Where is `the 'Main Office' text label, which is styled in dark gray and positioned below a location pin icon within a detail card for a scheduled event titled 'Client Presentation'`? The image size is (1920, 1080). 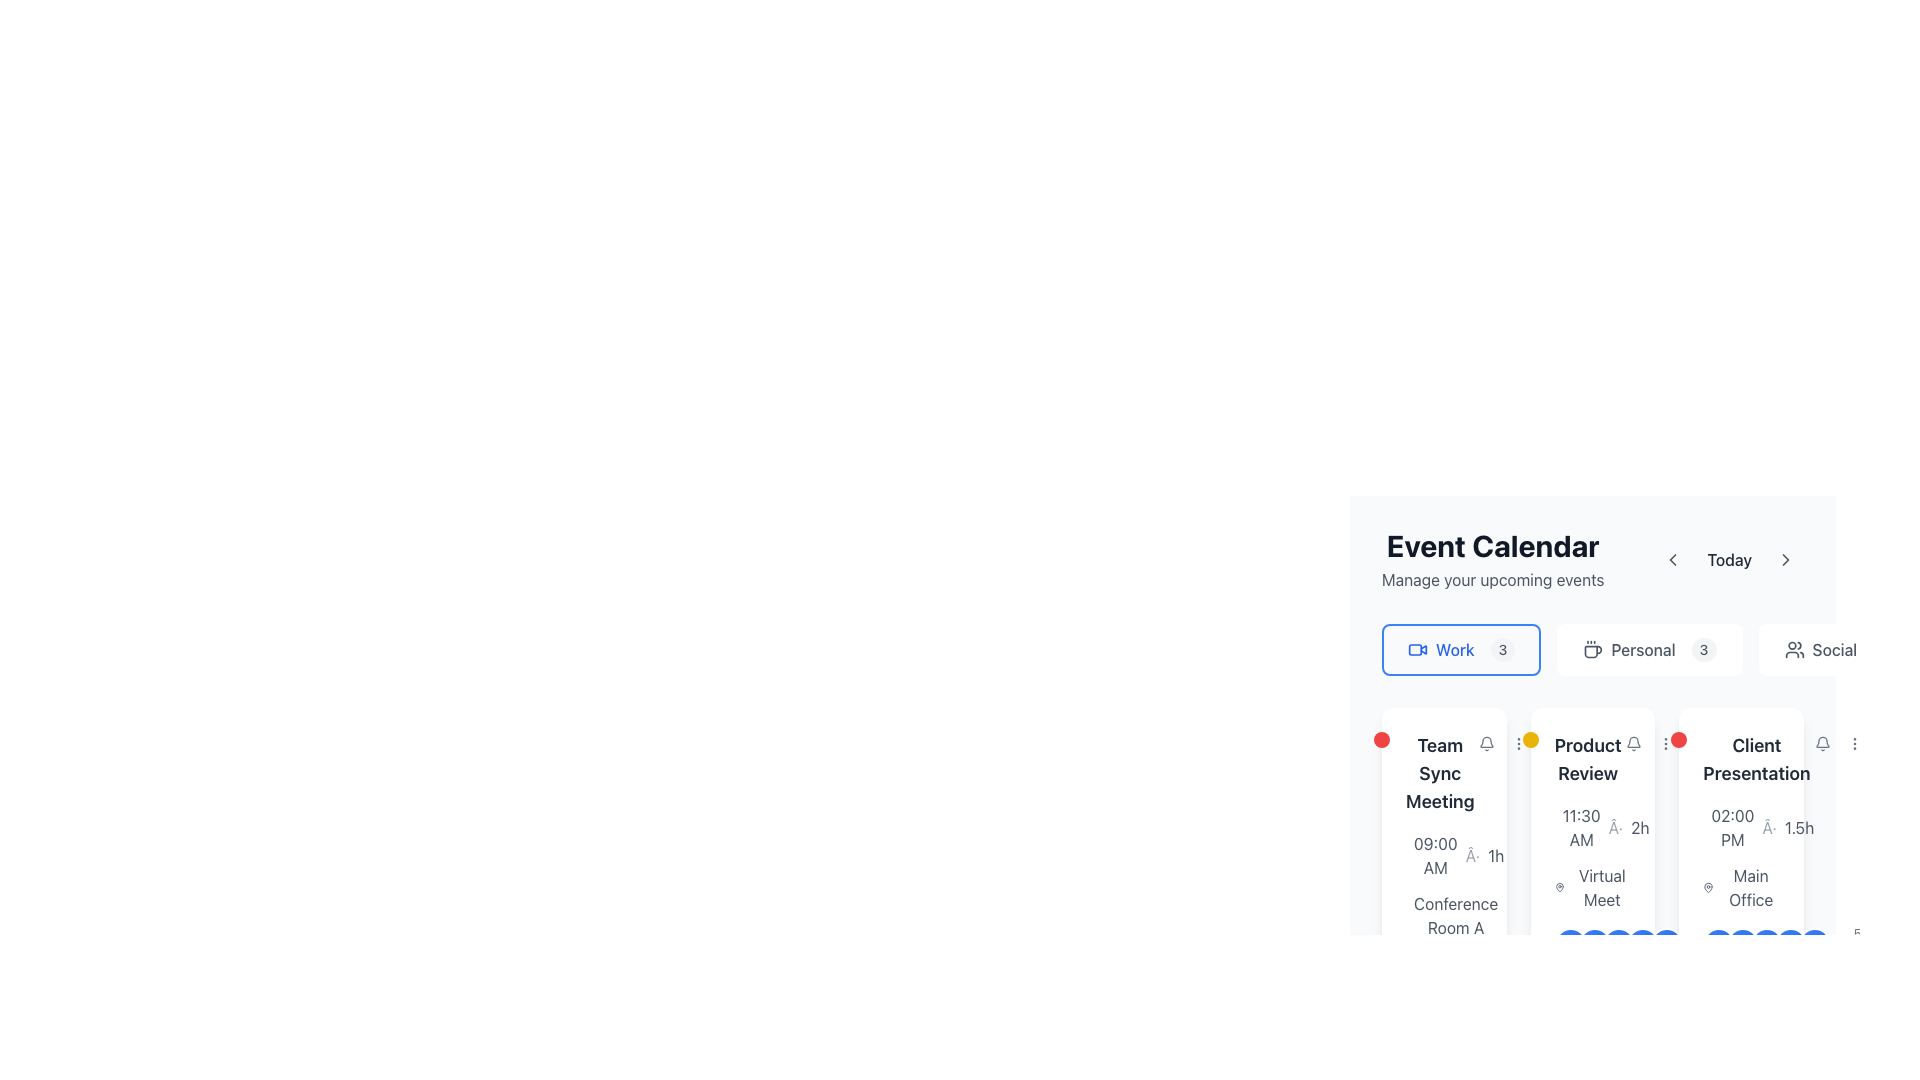
the 'Main Office' text label, which is styled in dark gray and positioned below a location pin icon within a detail card for a scheduled event titled 'Client Presentation' is located at coordinates (1750, 886).